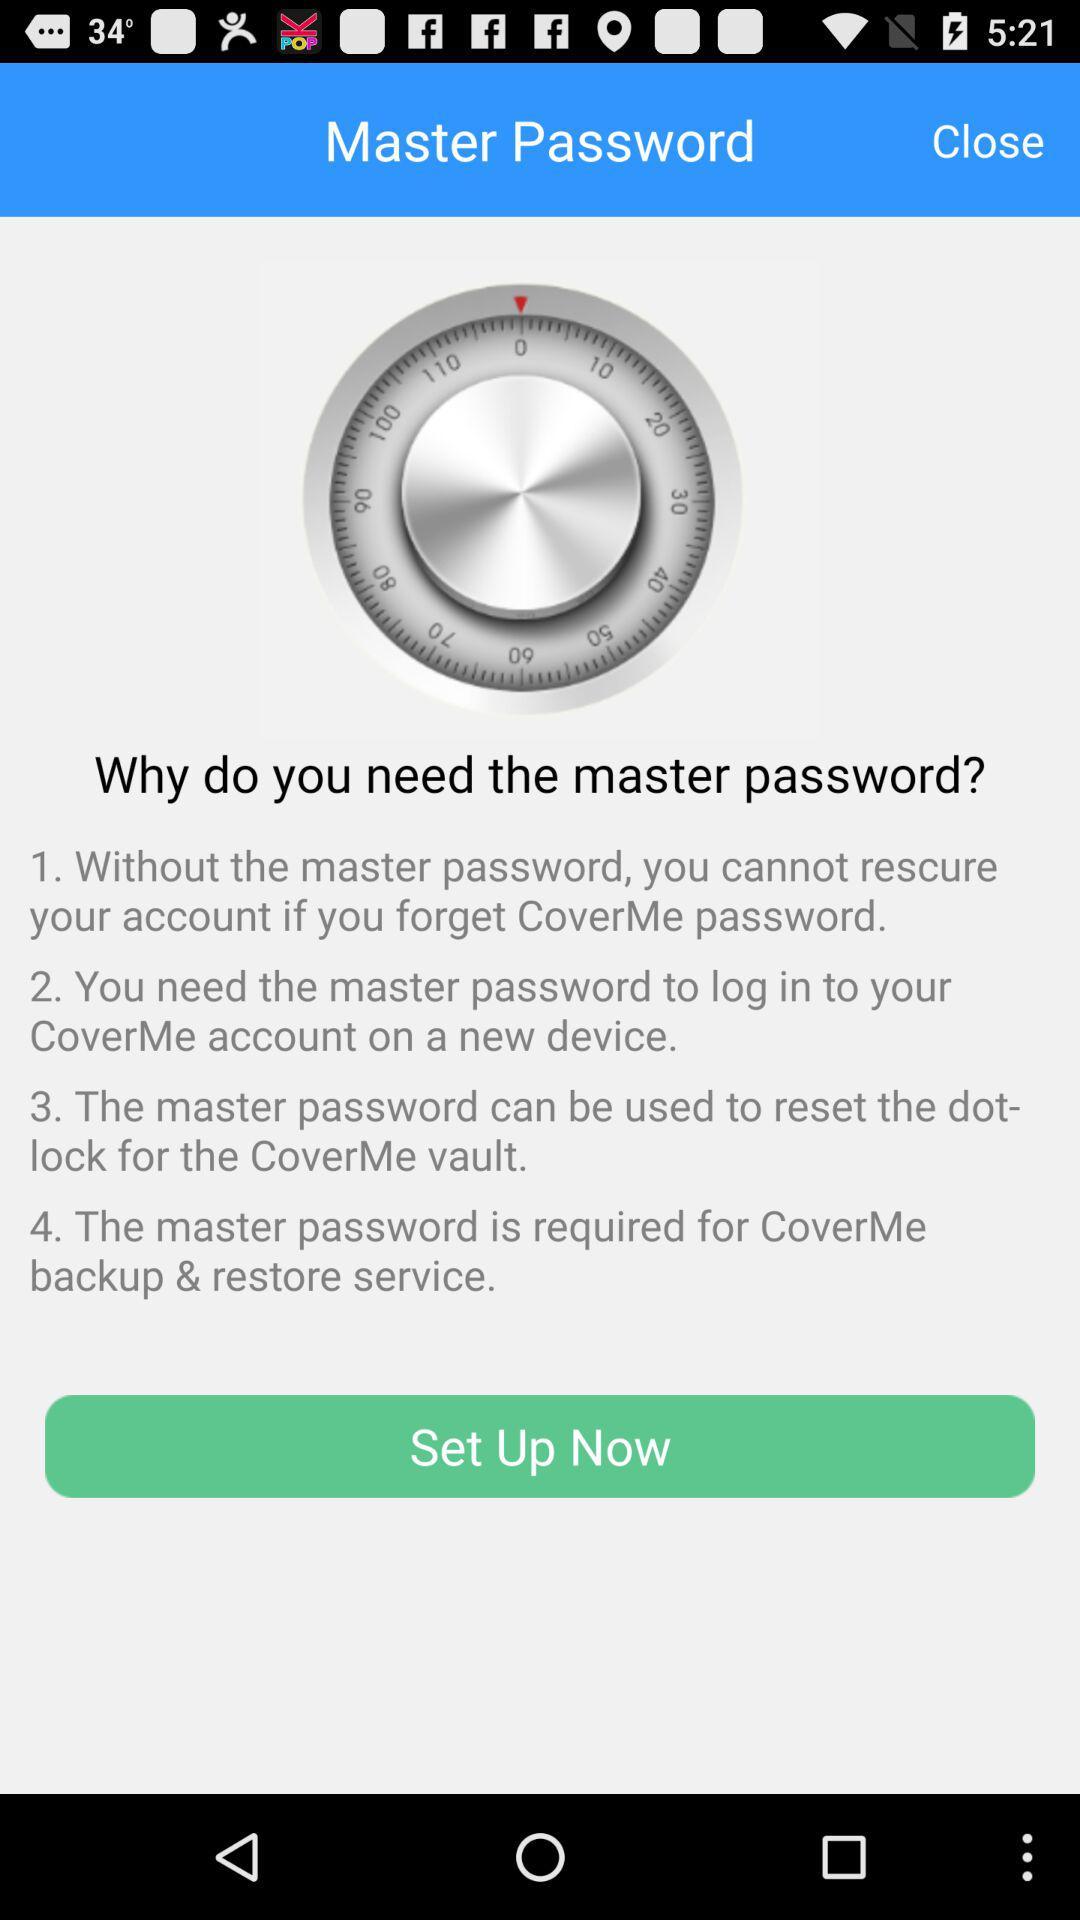 This screenshot has height=1920, width=1080. What do you see at coordinates (987, 138) in the screenshot?
I see `icon to the right of master password` at bounding box center [987, 138].